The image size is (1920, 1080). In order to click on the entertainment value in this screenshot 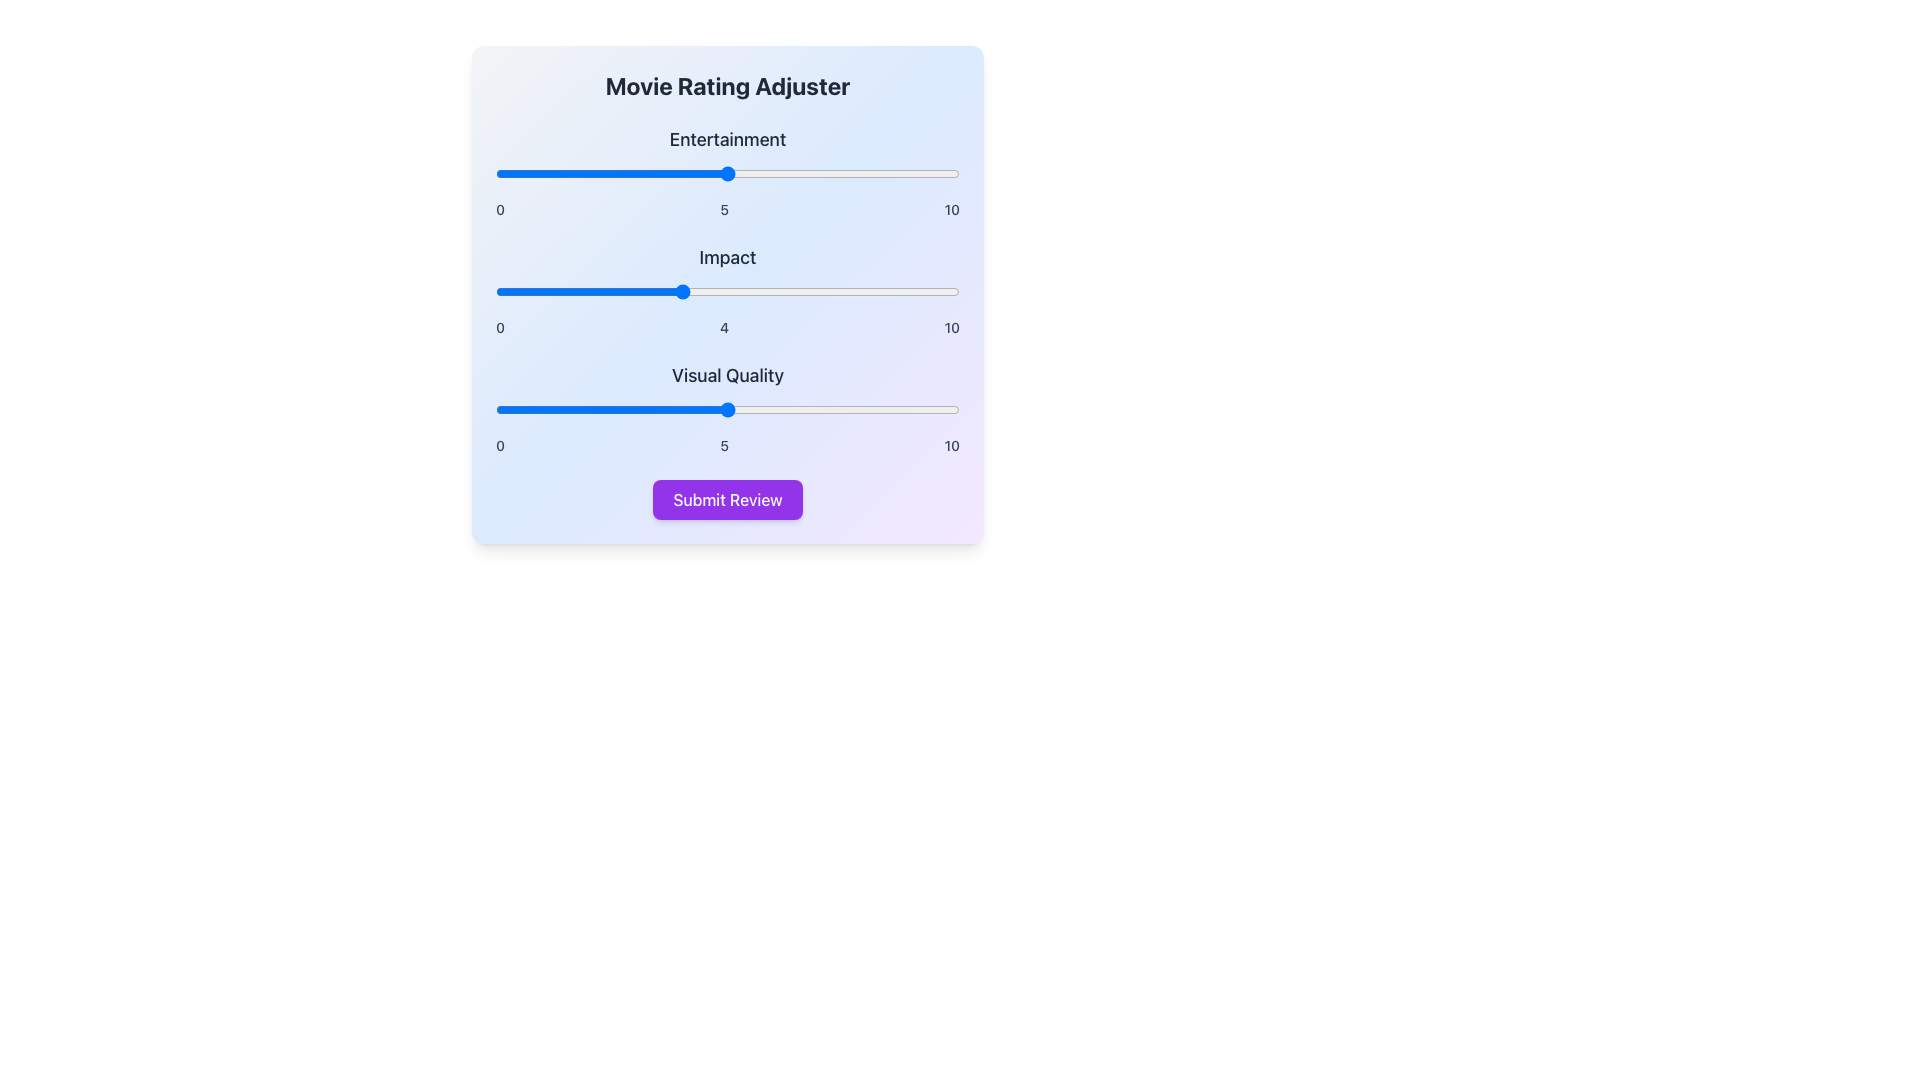, I will do `click(634, 172)`.